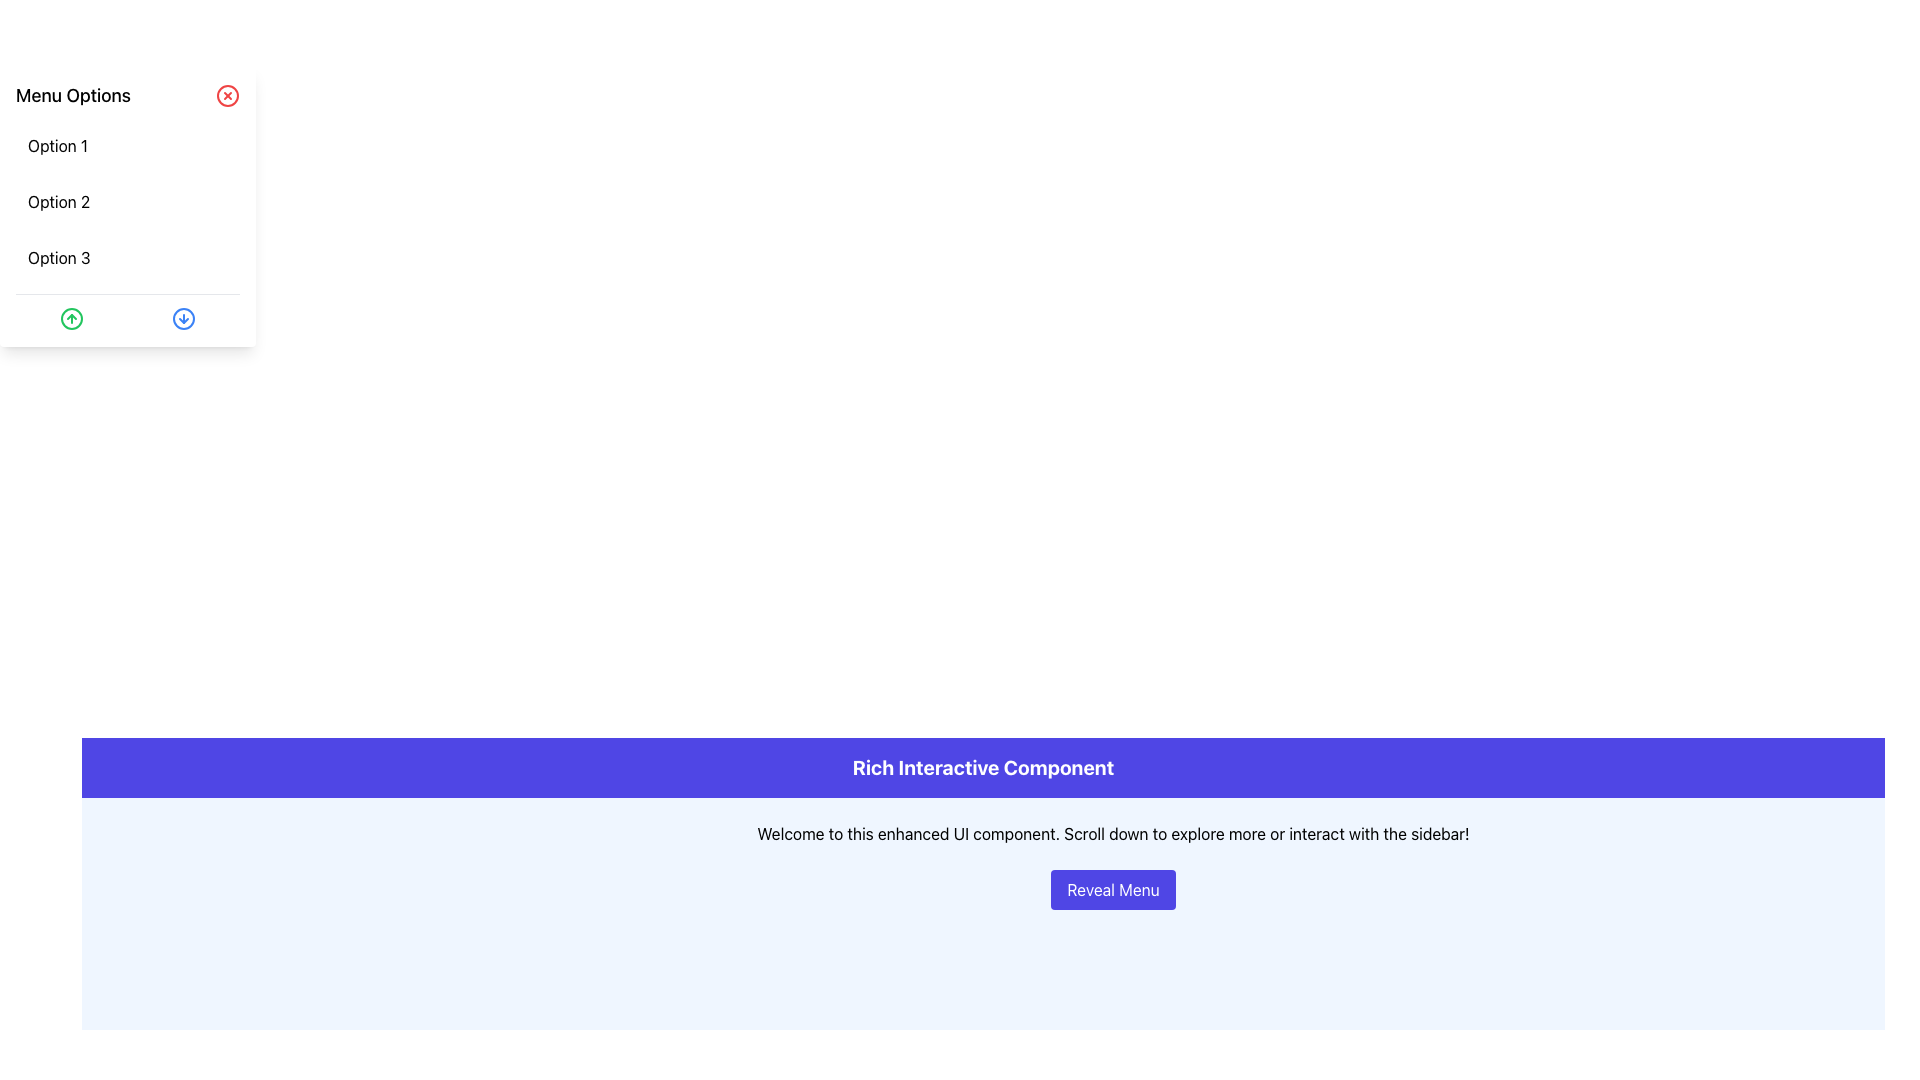 Image resolution: width=1920 pixels, height=1080 pixels. Describe the element at coordinates (72, 318) in the screenshot. I see `the circular SVG graphic located near the bottom left corner of the 'Menu Options' section, which serves as an interactive component for signaling actions` at that location.